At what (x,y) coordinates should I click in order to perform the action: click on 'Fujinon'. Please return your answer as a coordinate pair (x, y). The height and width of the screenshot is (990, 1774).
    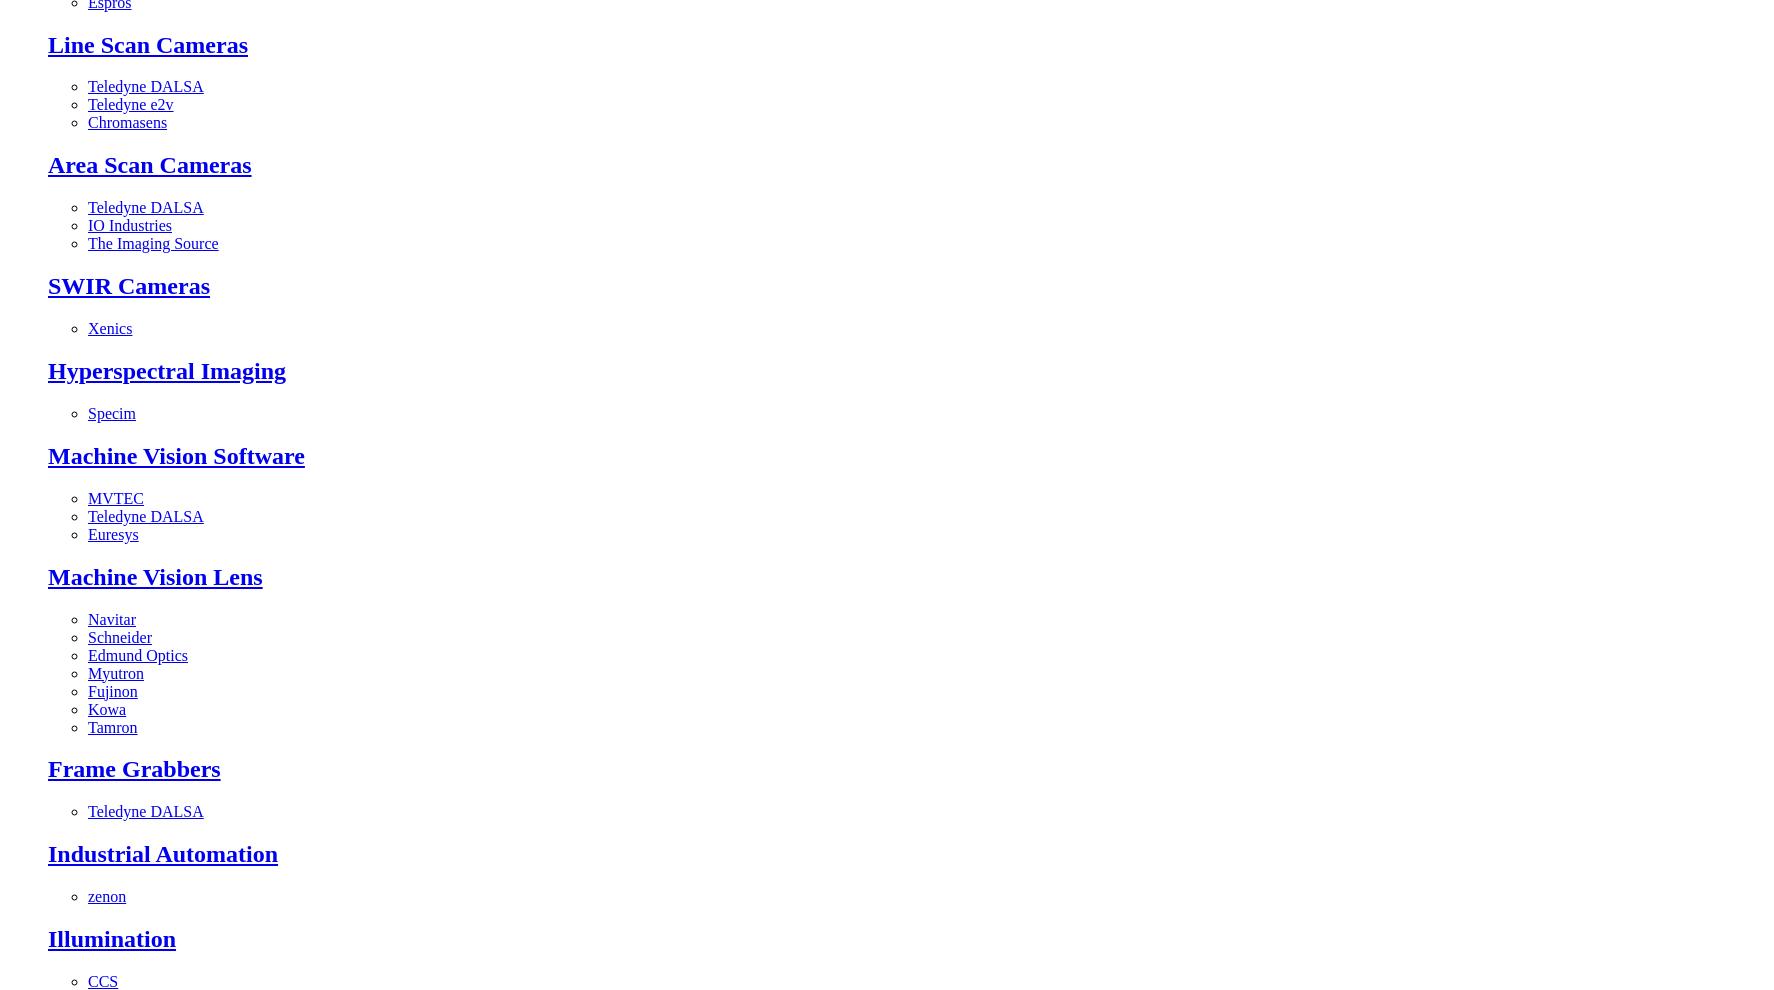
    Looking at the image, I should click on (112, 690).